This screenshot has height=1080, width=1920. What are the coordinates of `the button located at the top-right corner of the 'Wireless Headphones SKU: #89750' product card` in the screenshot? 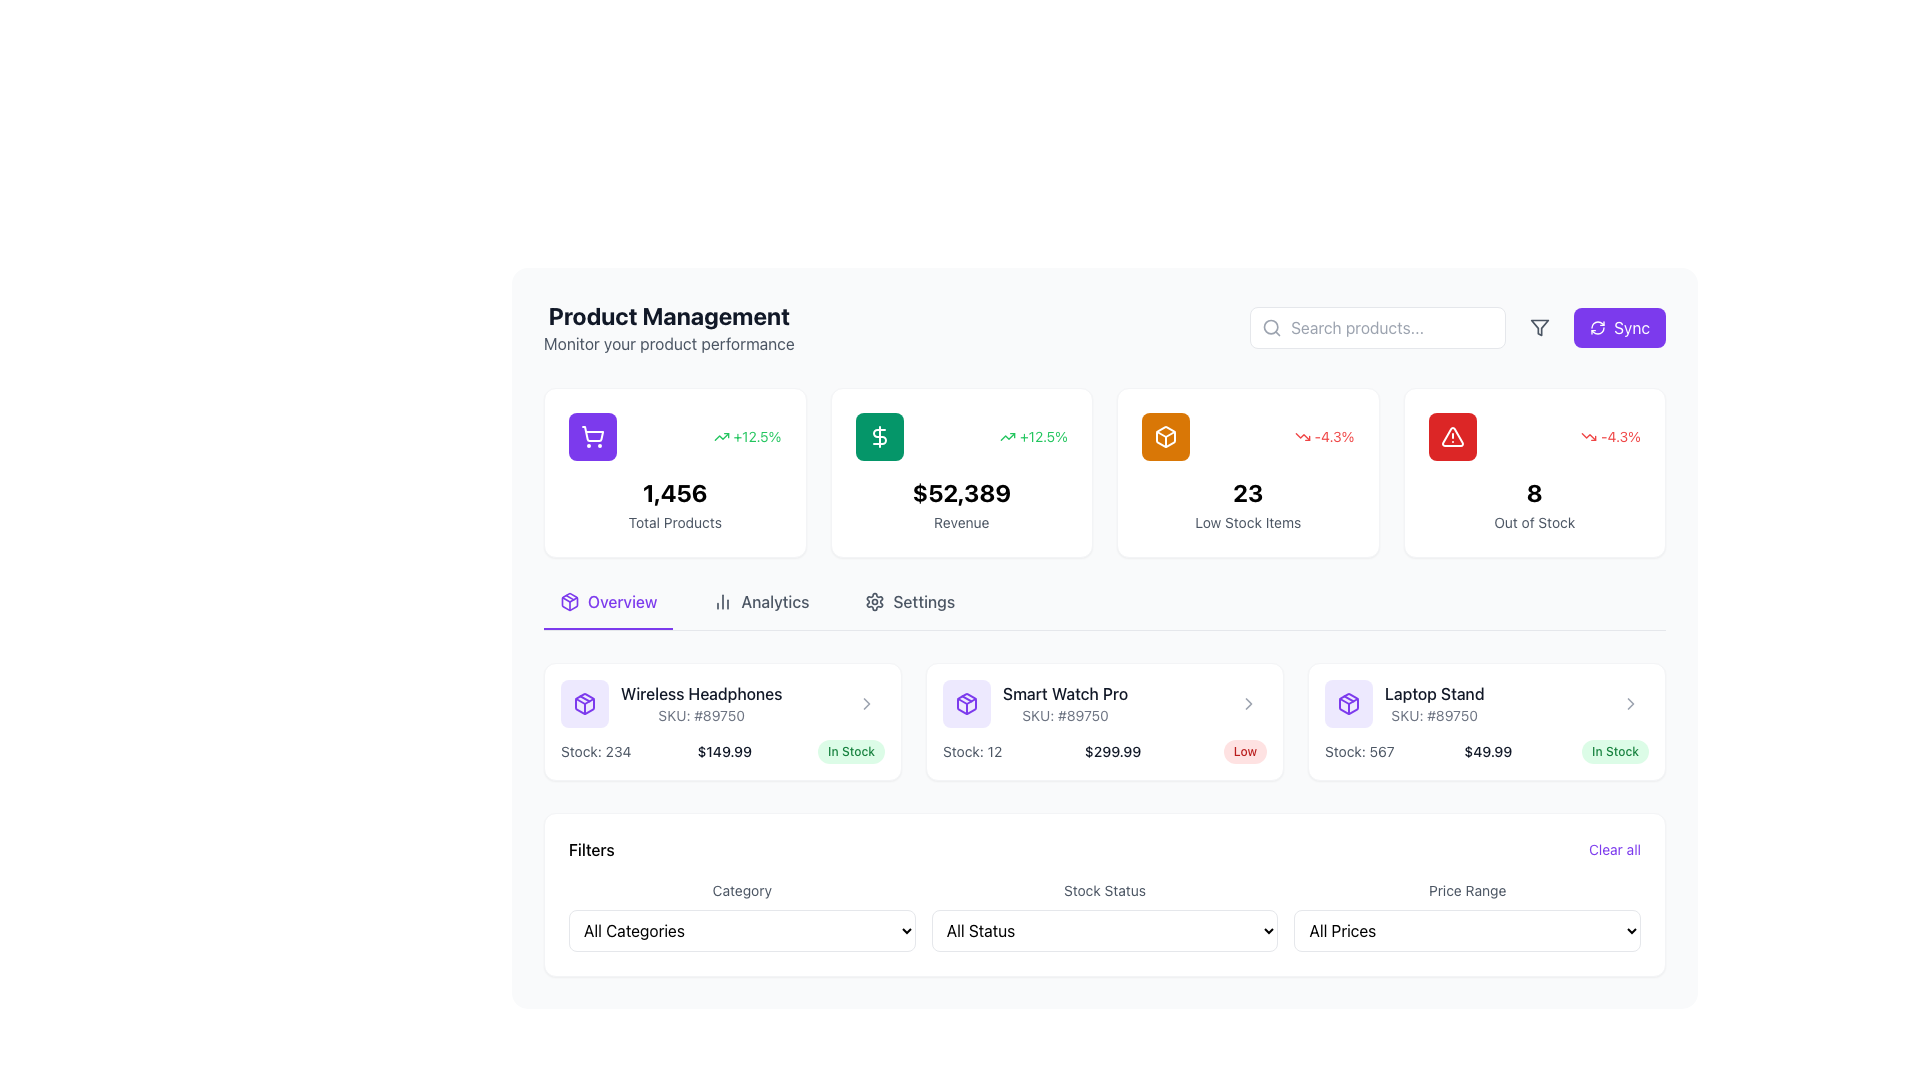 It's located at (867, 703).